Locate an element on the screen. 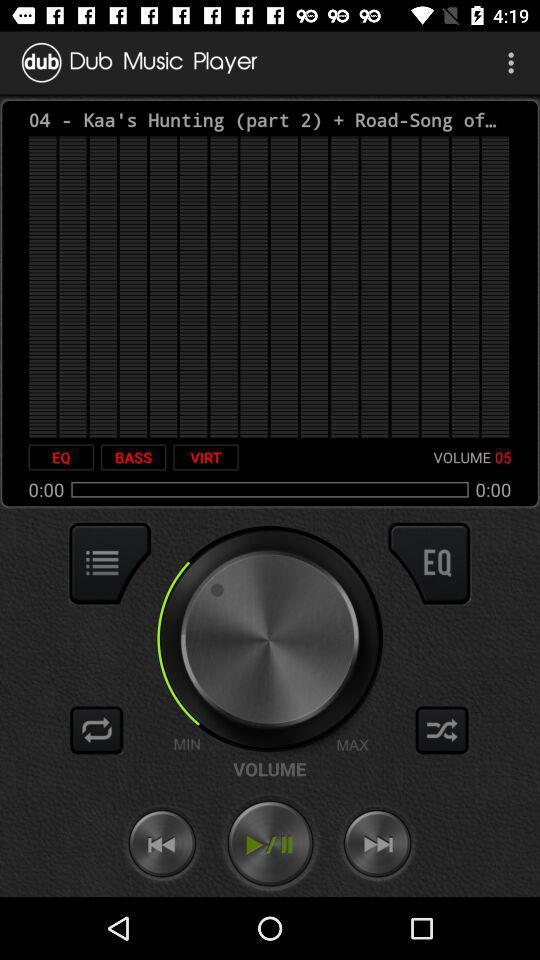  play and pause button which is below volume is located at coordinates (270, 843).